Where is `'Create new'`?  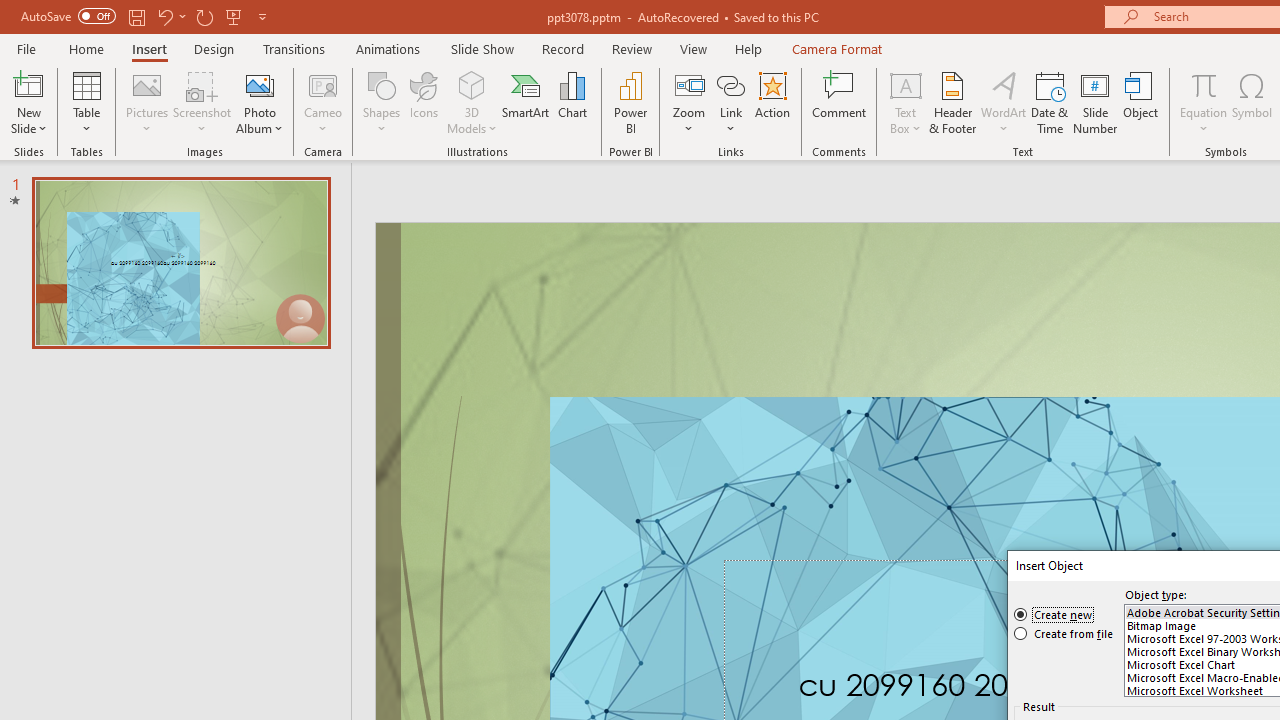 'Create new' is located at coordinates (1053, 613).